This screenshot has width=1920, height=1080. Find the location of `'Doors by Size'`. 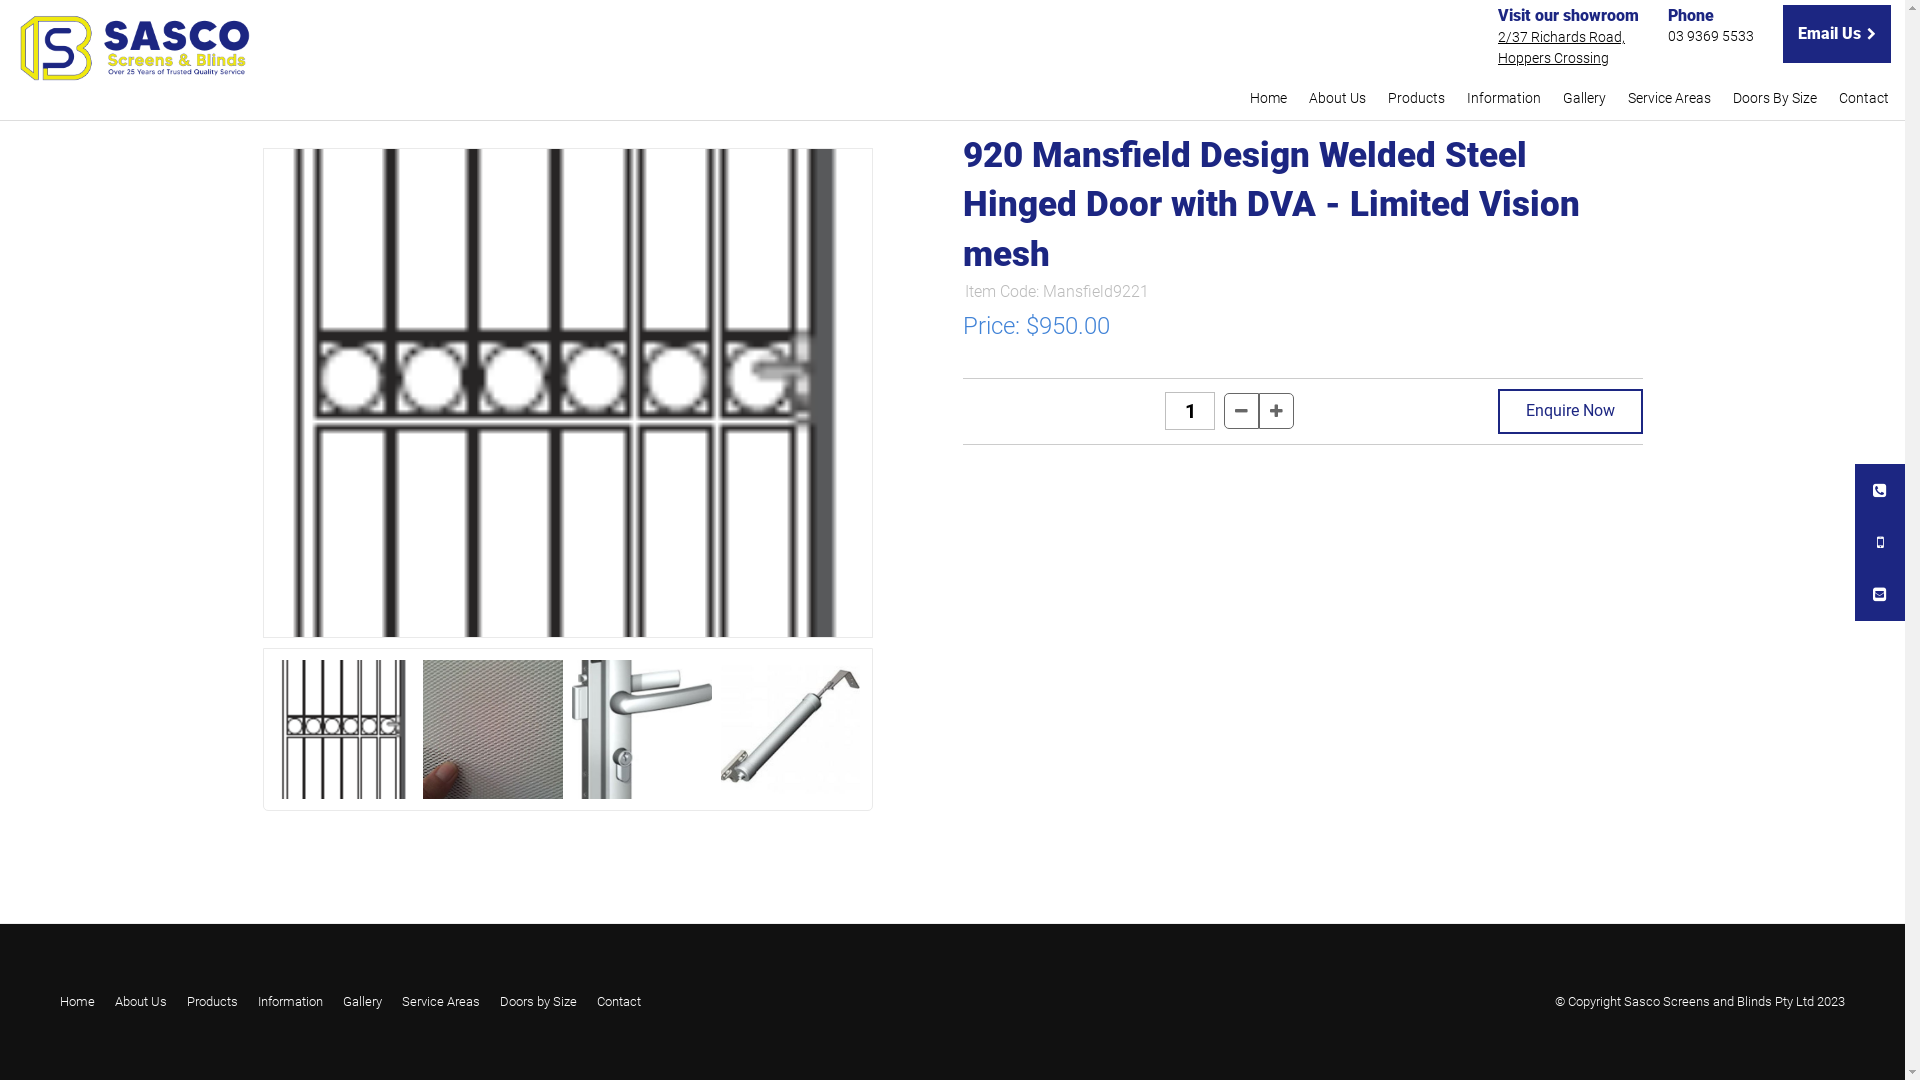

'Doors by Size' is located at coordinates (489, 1002).